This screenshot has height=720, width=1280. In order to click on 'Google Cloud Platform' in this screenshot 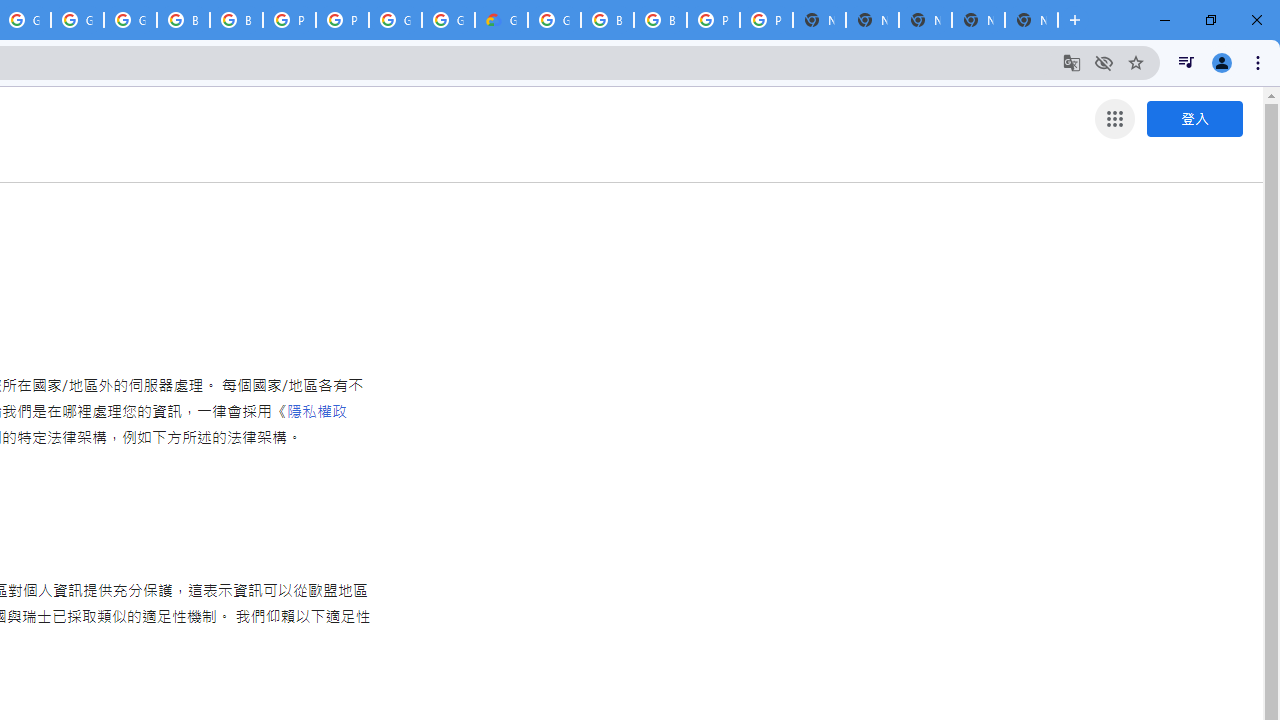, I will do `click(447, 20)`.